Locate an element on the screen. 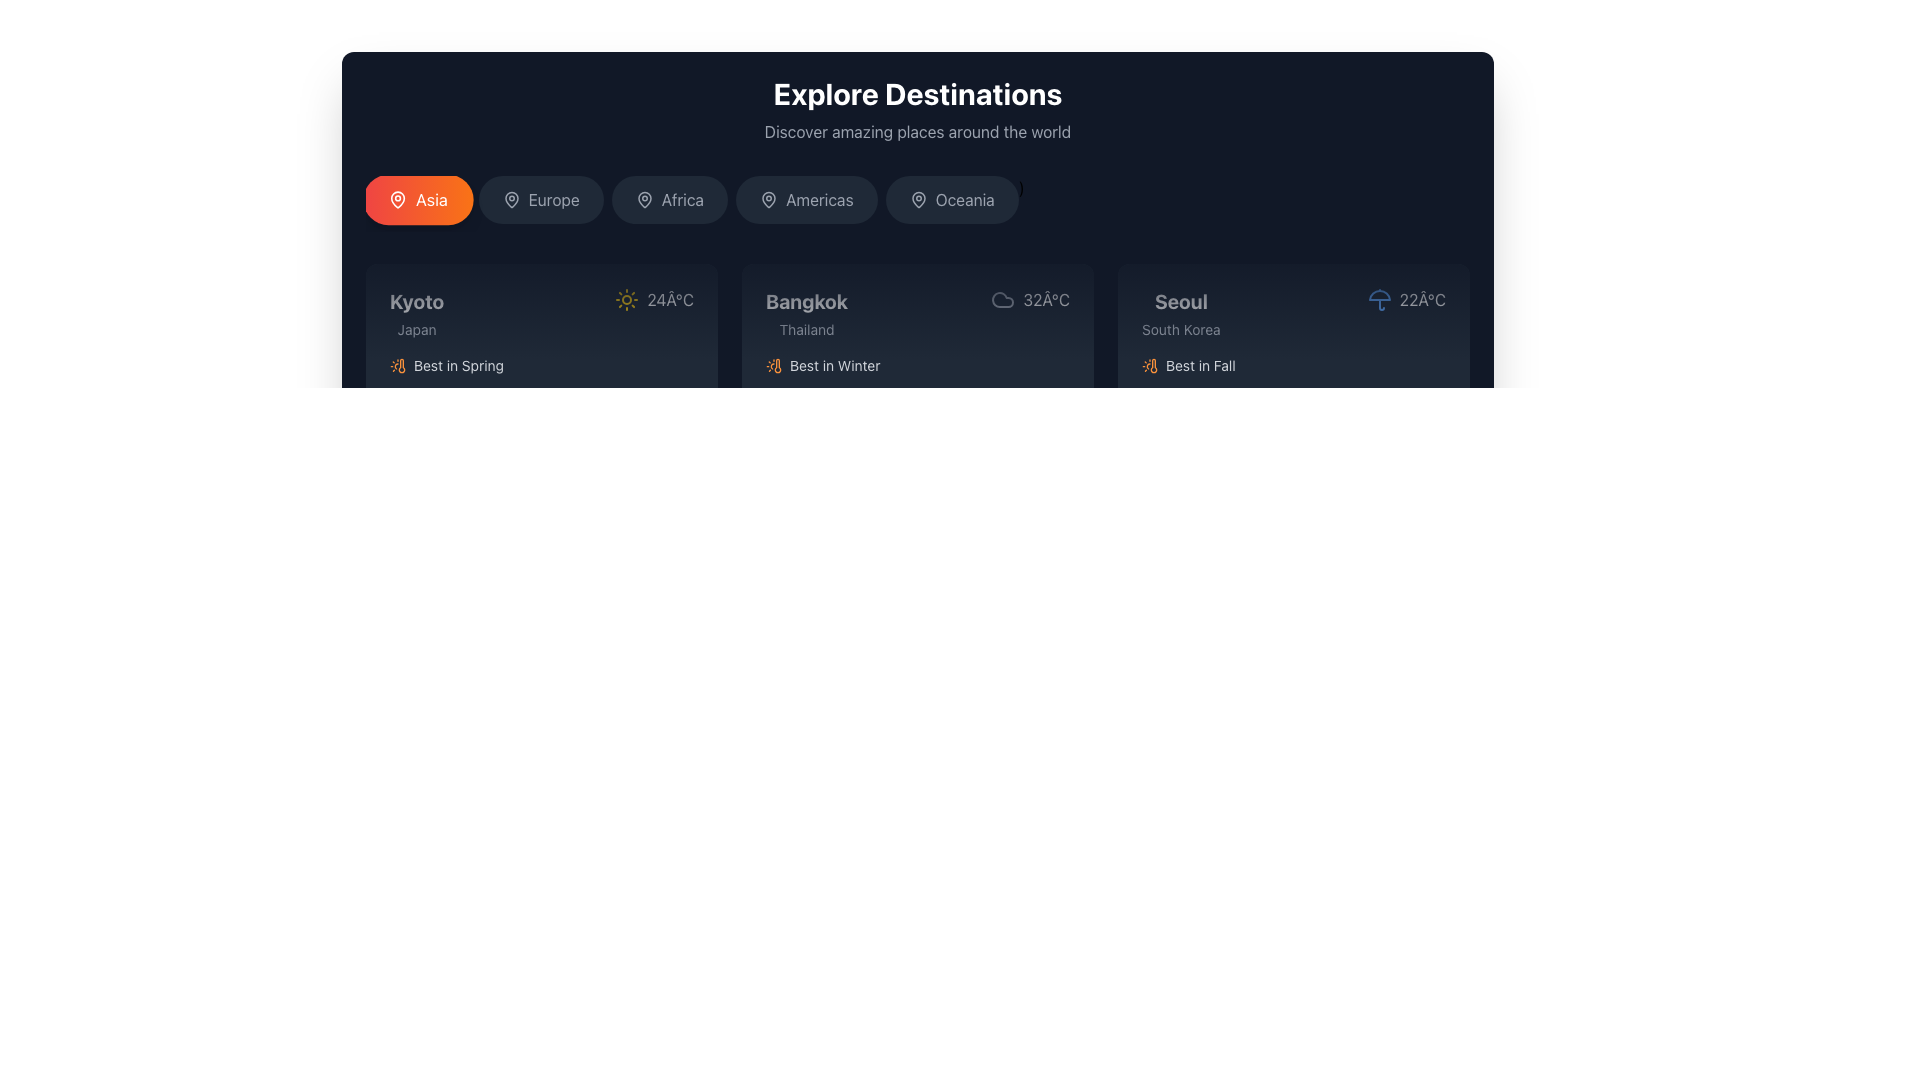 The height and width of the screenshot is (1080, 1920). text label styled in a small, gray font that reads 'Best in Winter', located in the lower-left corner of the 'Bangkok' card, which is associated with a weather icon and temperature information is located at coordinates (835, 366).